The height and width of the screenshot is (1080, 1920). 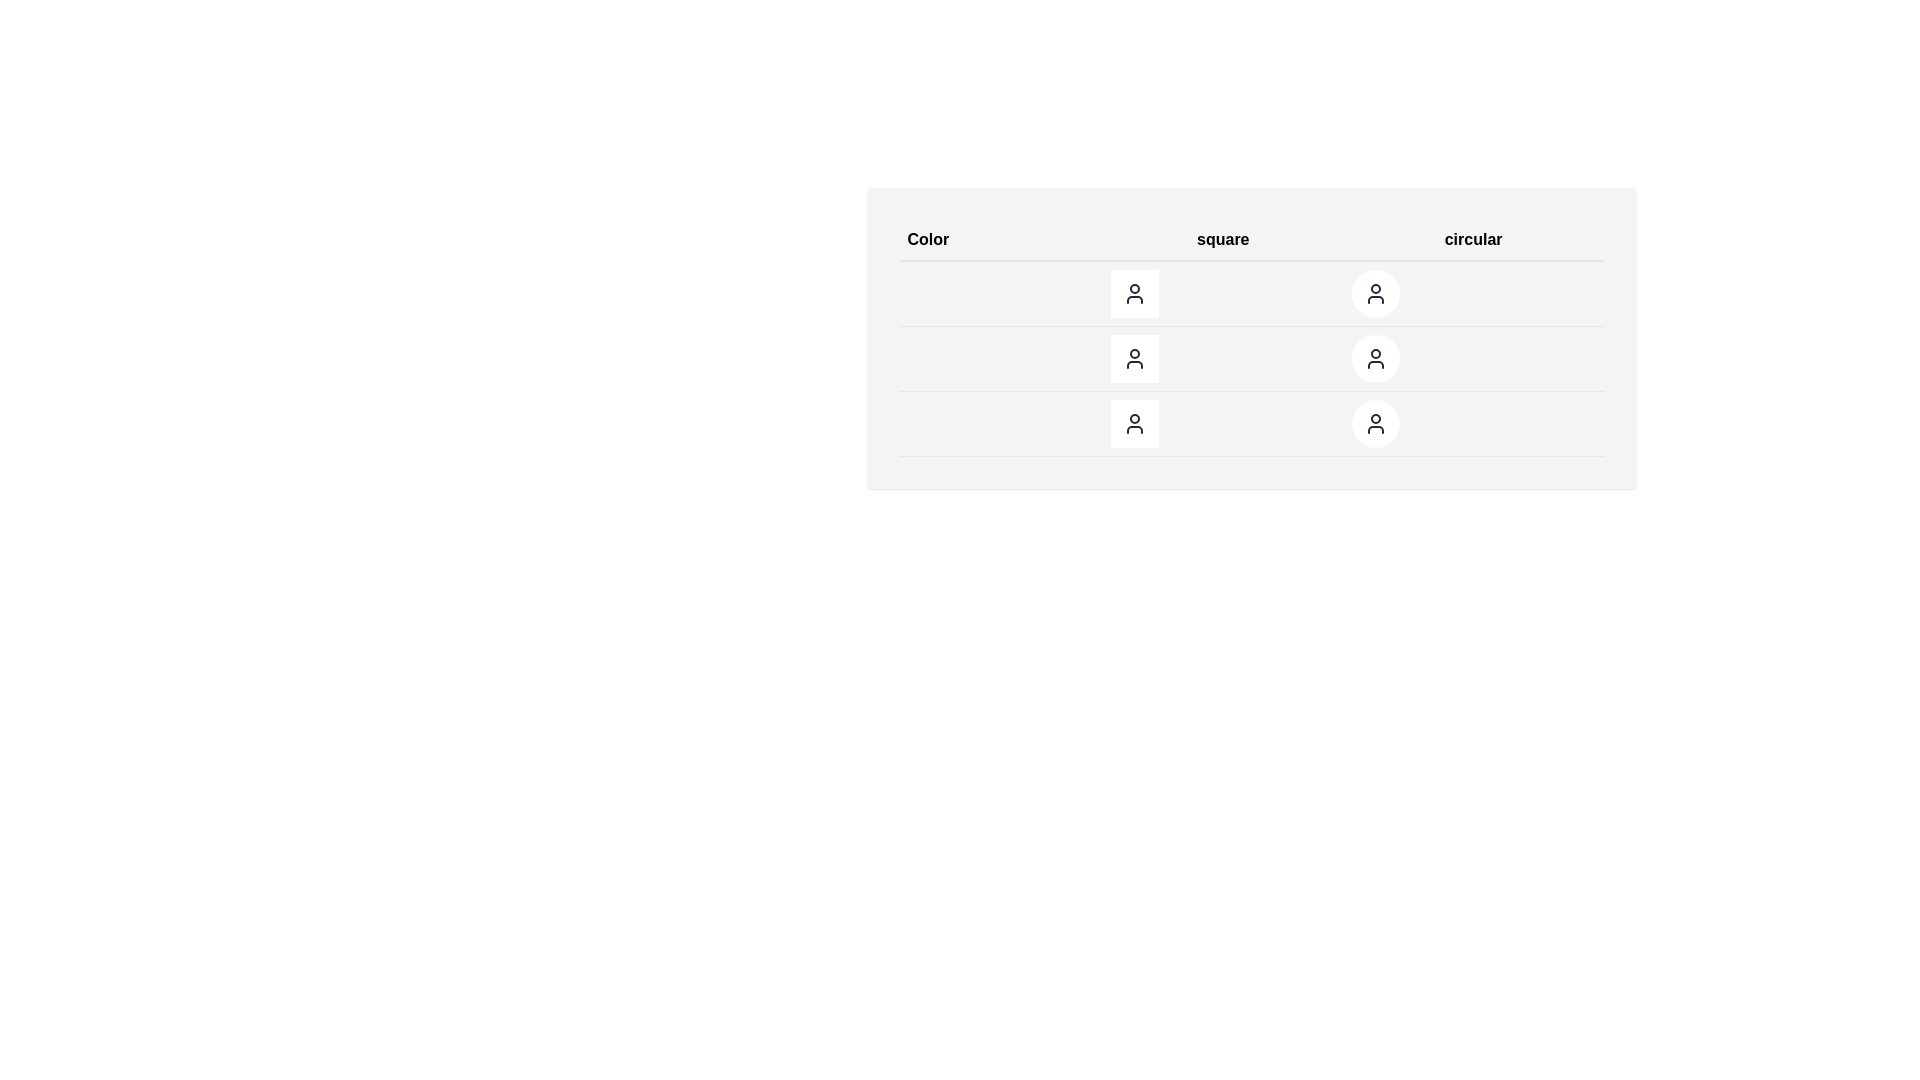 I want to click on the user profile graphical icon, which is a circular head and shoulders outline in dark gray within a circular white background, located in the second column of the third row under the 'circular' column header, so click(x=1374, y=357).